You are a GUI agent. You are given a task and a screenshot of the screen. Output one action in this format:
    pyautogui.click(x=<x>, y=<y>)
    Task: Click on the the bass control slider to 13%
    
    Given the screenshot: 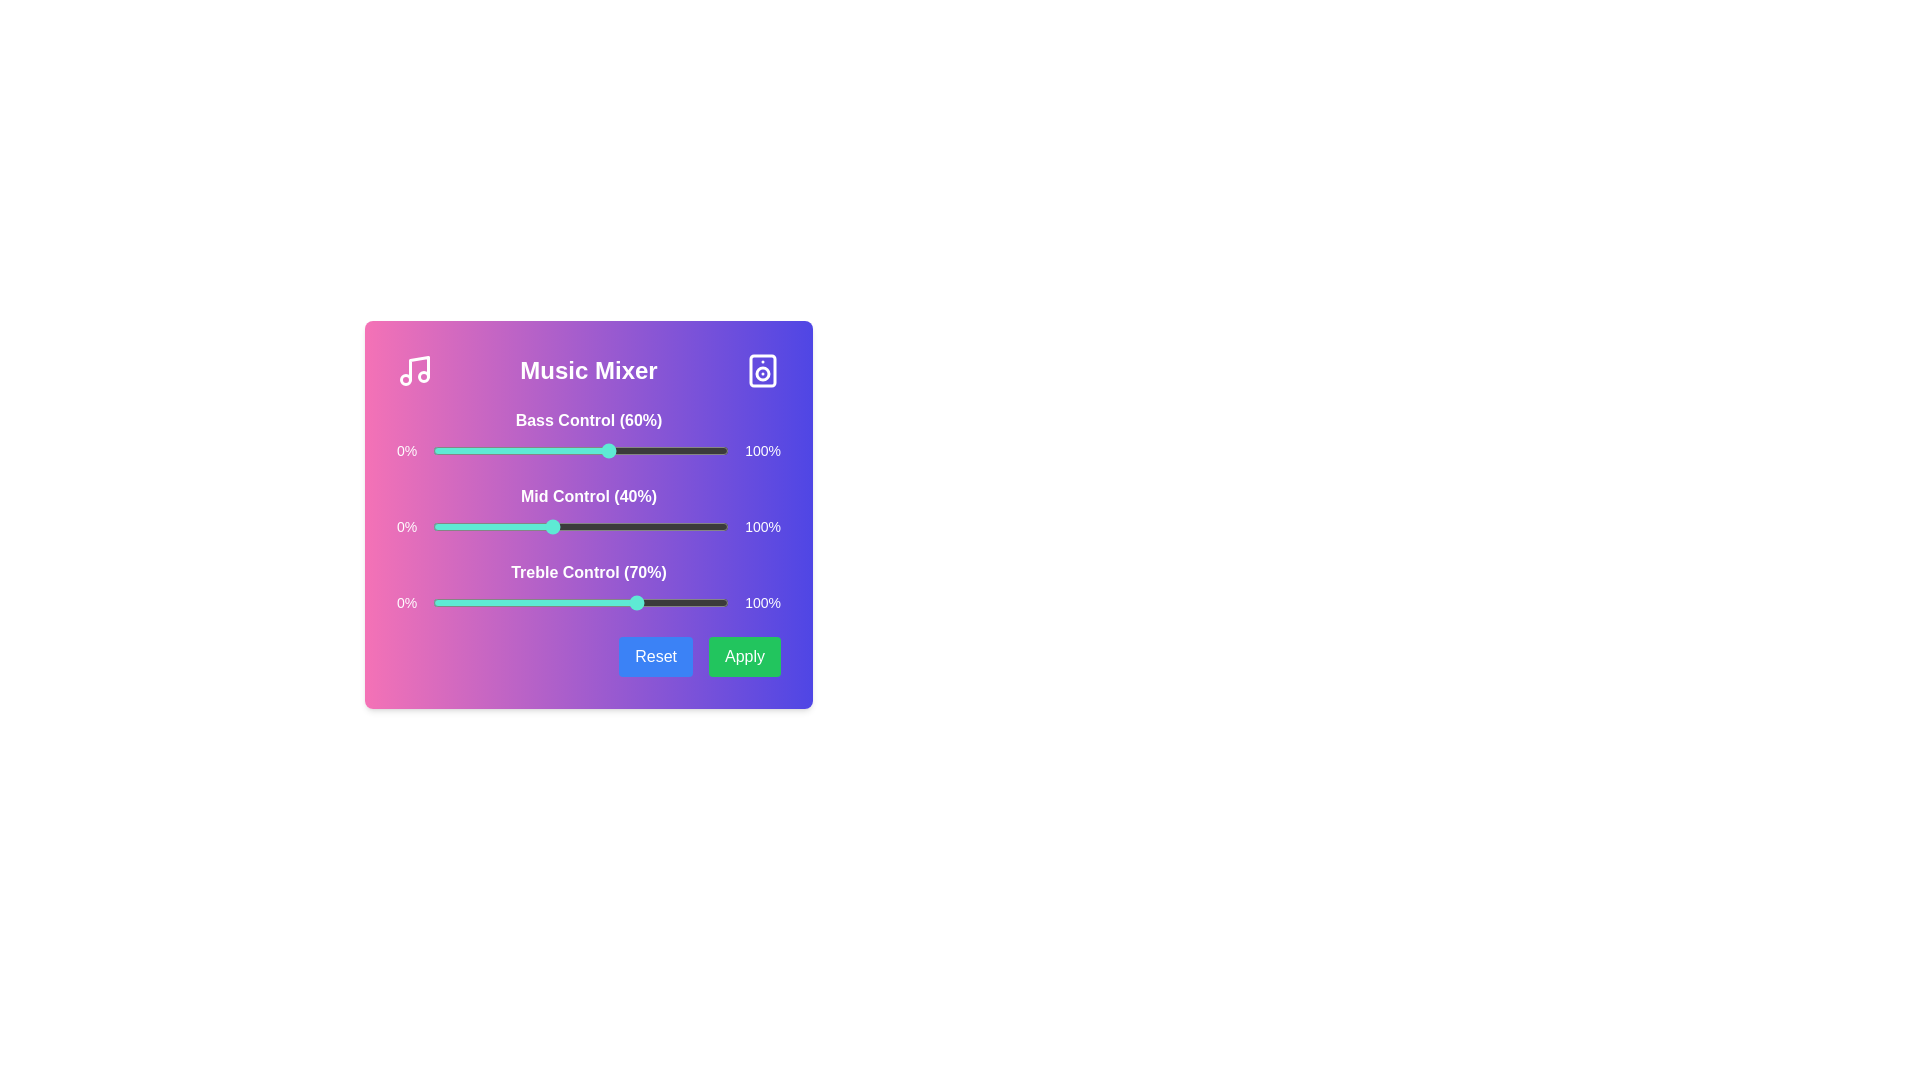 What is the action you would take?
    pyautogui.click(x=470, y=451)
    